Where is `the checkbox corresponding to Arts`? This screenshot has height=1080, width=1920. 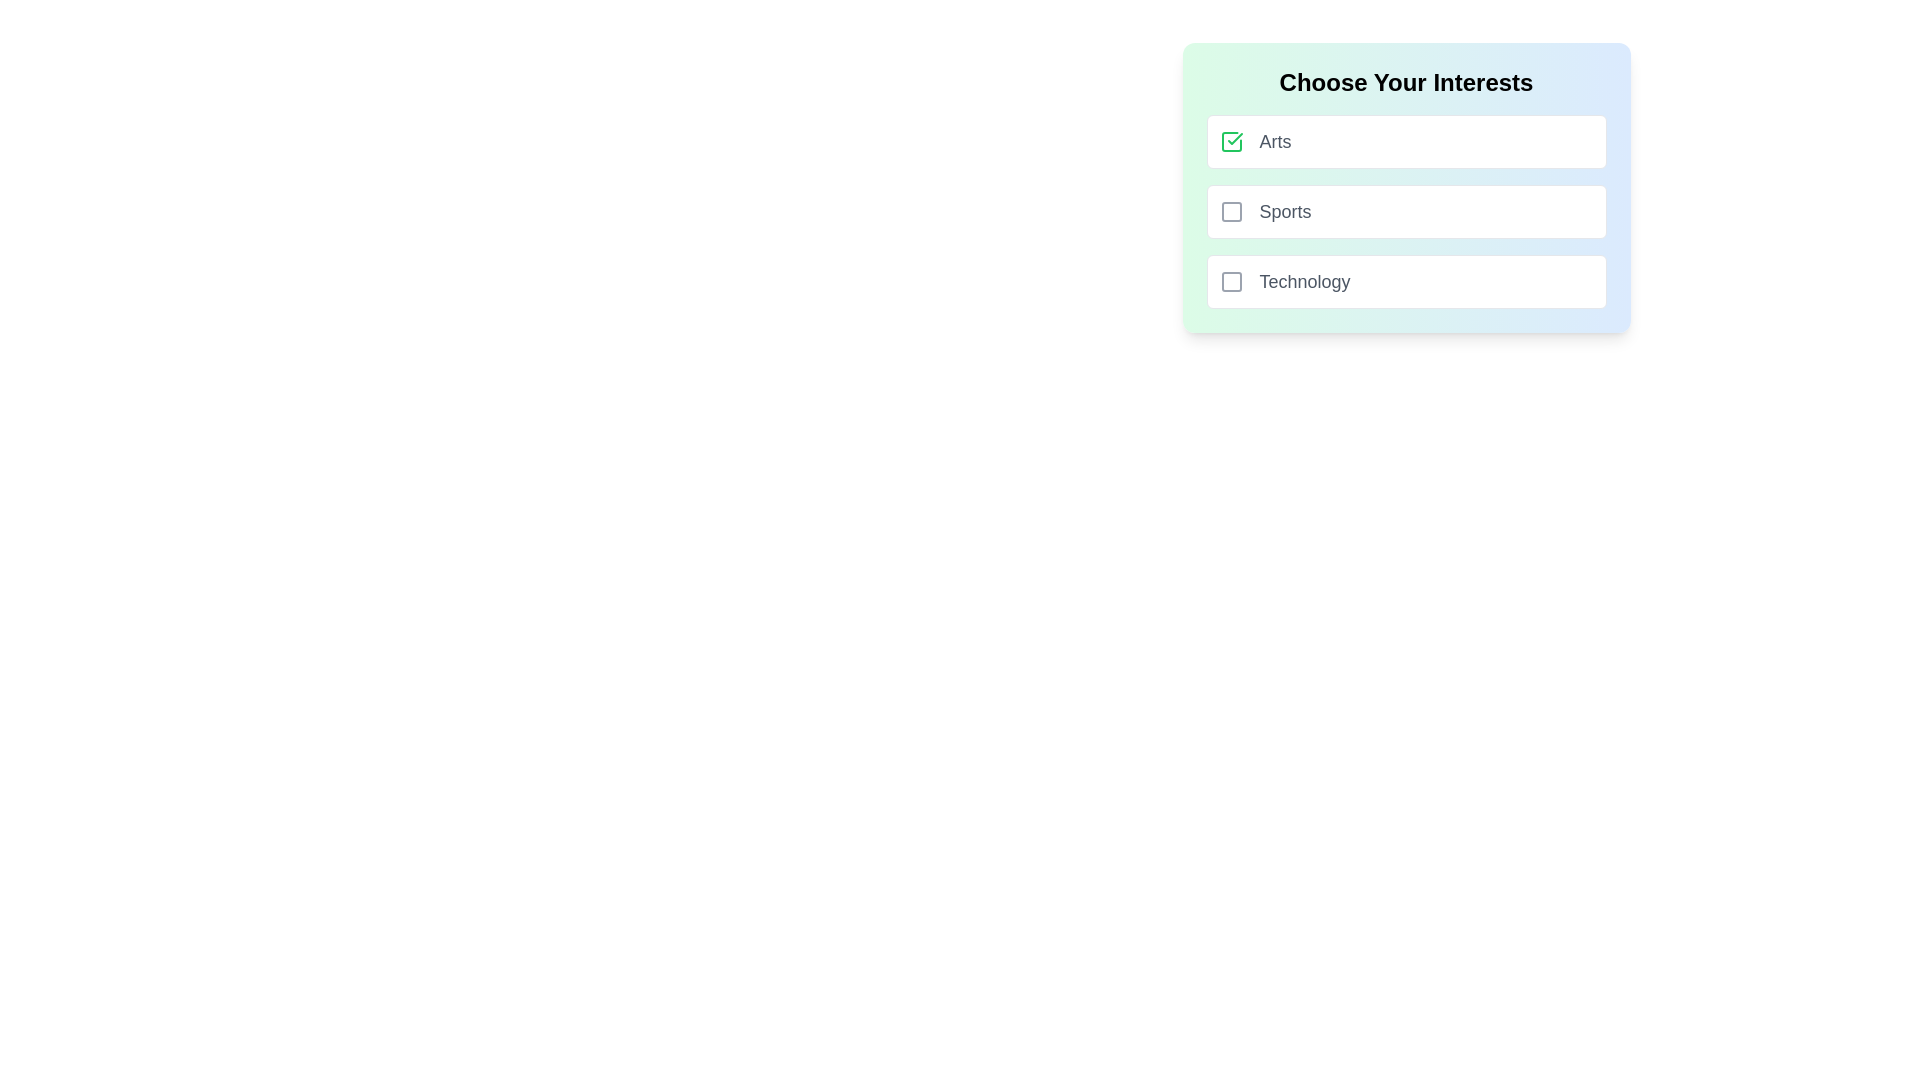 the checkbox corresponding to Arts is located at coordinates (1230, 141).